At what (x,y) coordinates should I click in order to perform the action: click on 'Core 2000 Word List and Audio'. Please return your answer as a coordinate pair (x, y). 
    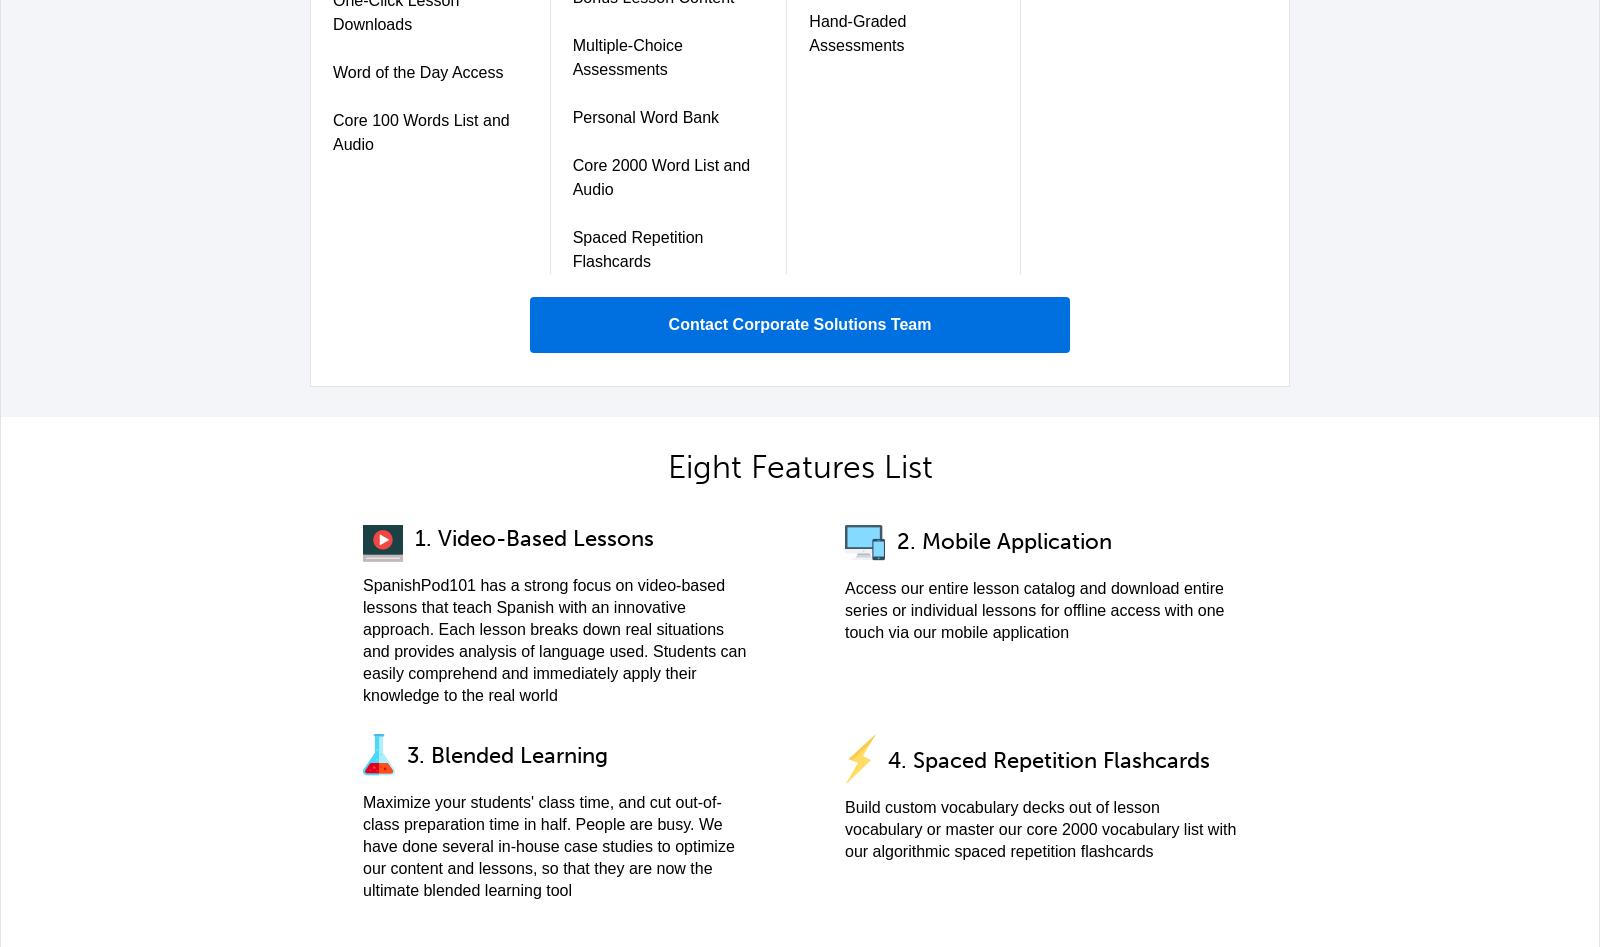
    Looking at the image, I should click on (571, 176).